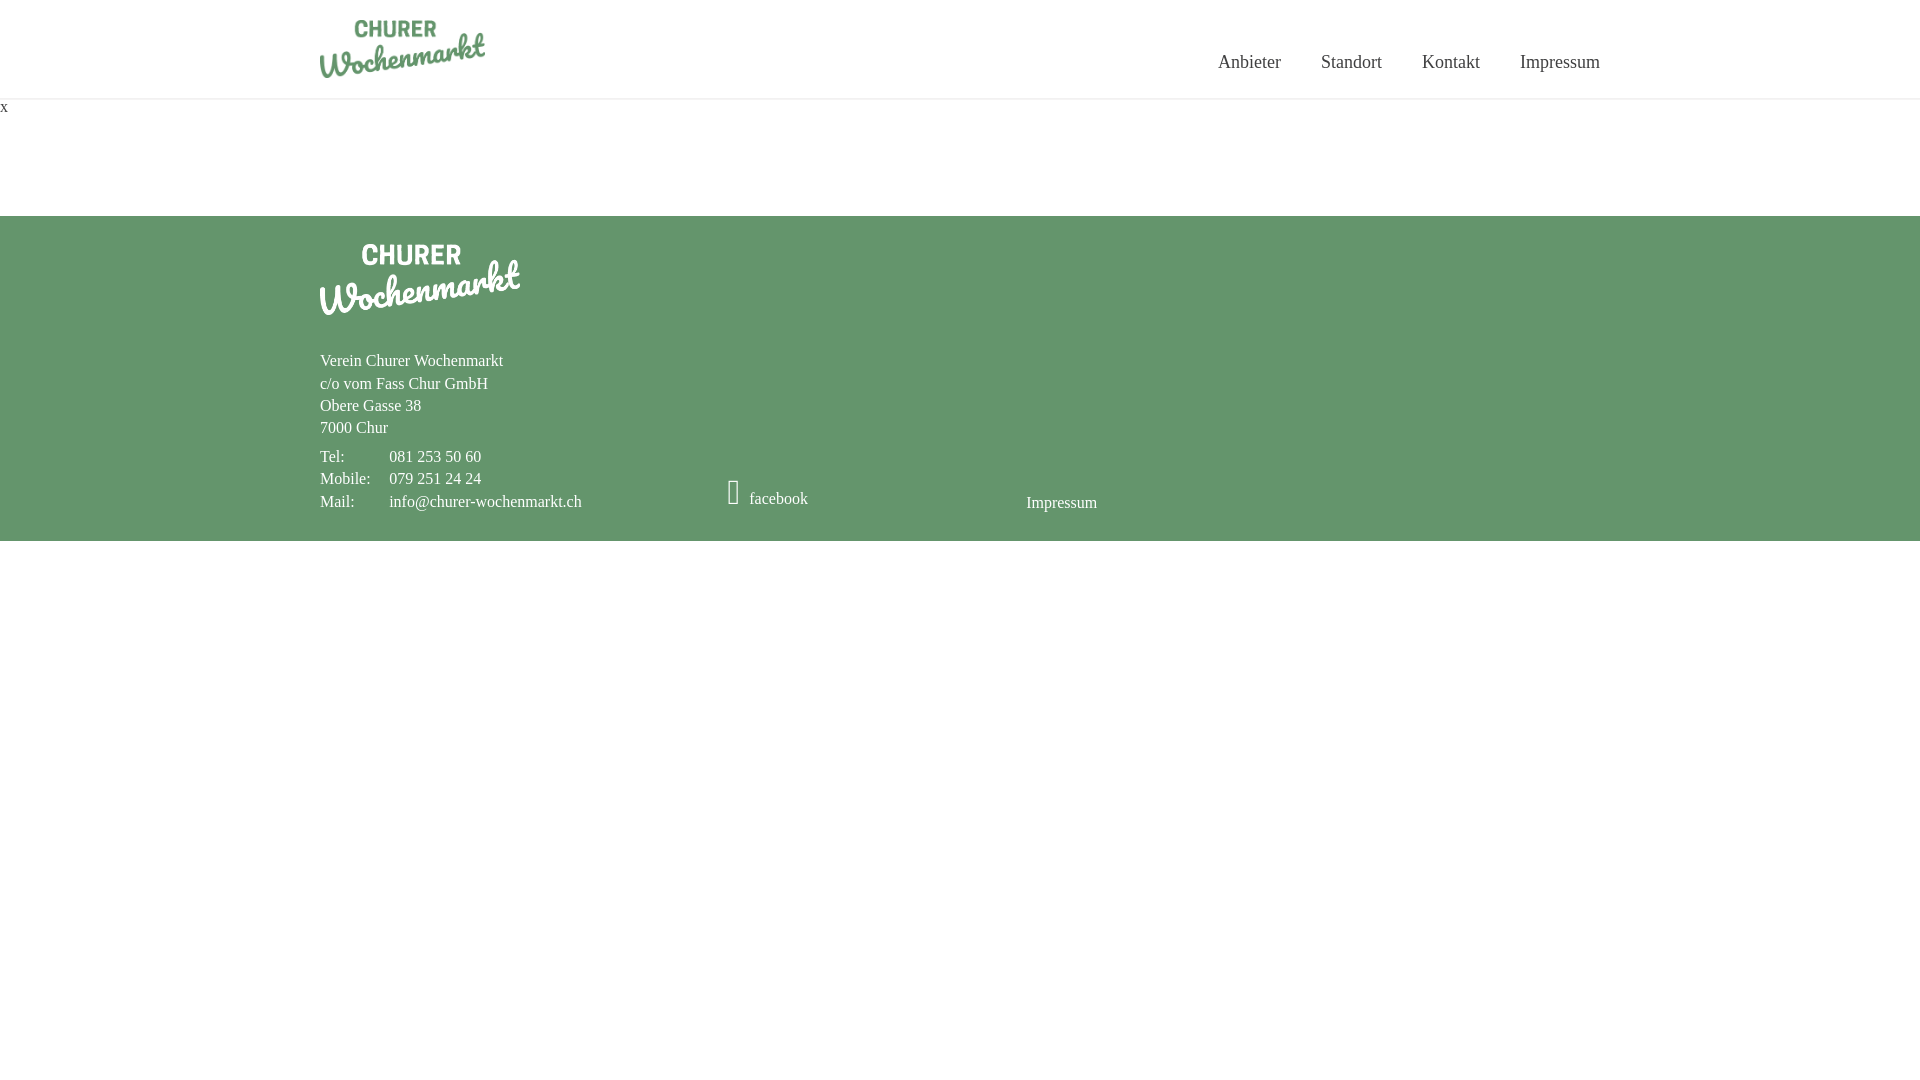 The height and width of the screenshot is (1080, 1920). What do you see at coordinates (1559, 61) in the screenshot?
I see `'Impressum'` at bounding box center [1559, 61].